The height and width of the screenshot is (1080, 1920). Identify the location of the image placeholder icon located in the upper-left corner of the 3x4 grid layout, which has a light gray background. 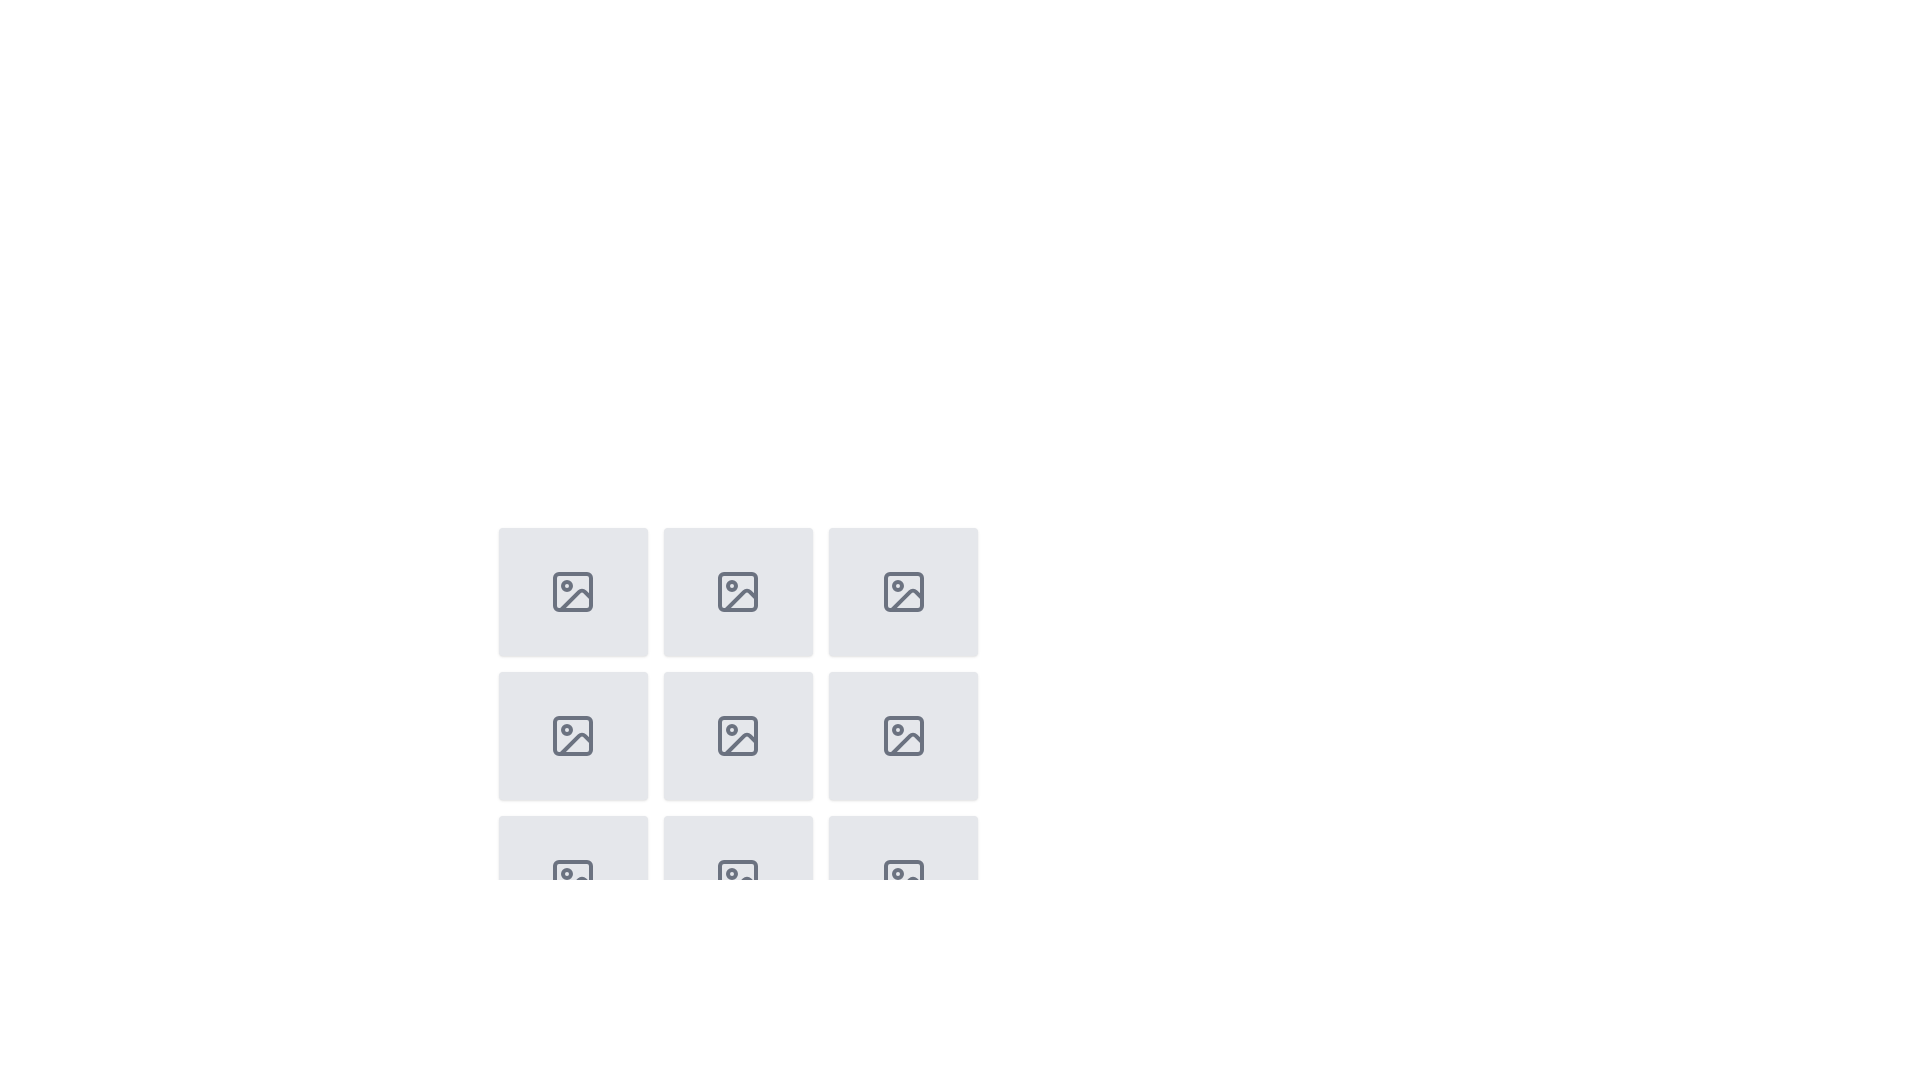
(572, 590).